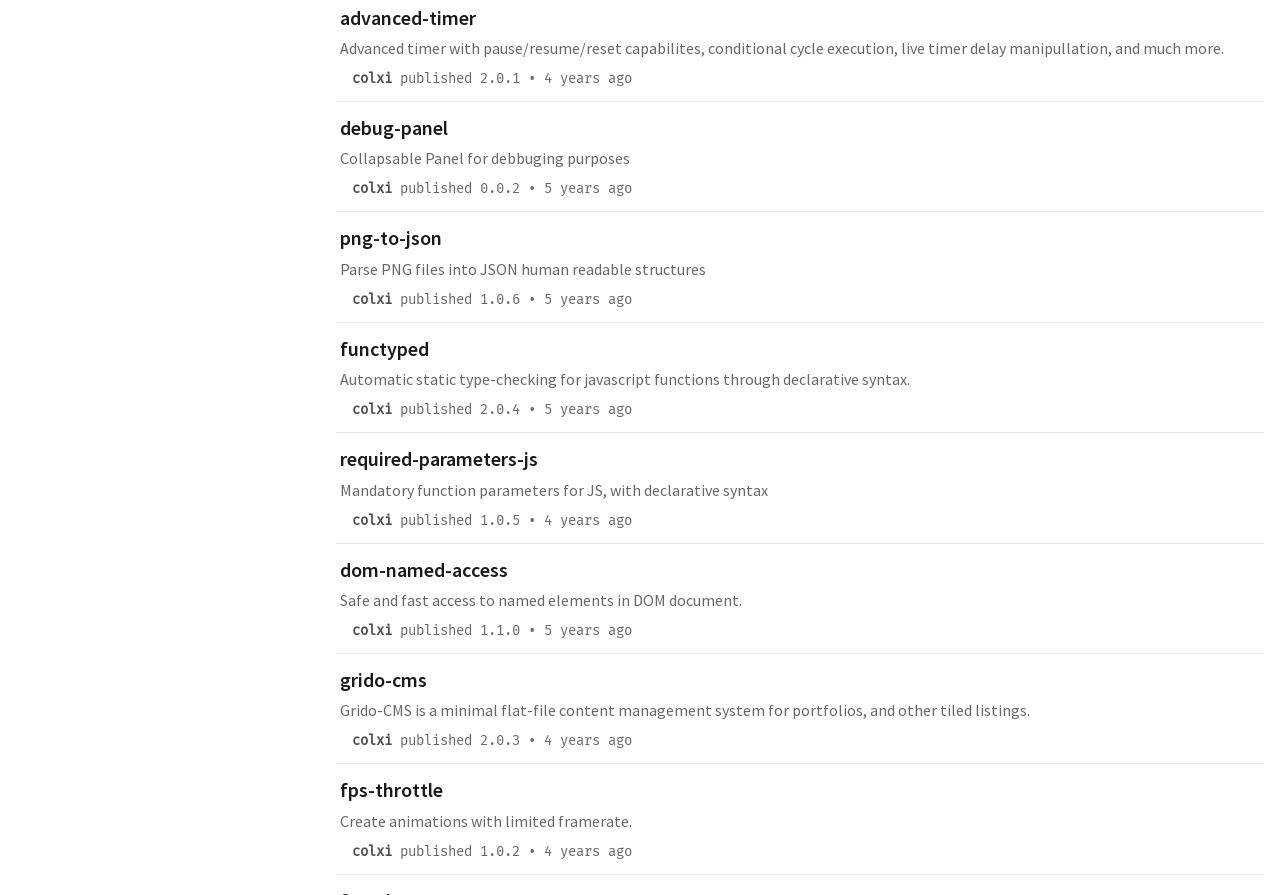  I want to click on 'Grido-CMS is a minimal flat-file content management system for portfolios, and other tiled listings.', so click(685, 709).